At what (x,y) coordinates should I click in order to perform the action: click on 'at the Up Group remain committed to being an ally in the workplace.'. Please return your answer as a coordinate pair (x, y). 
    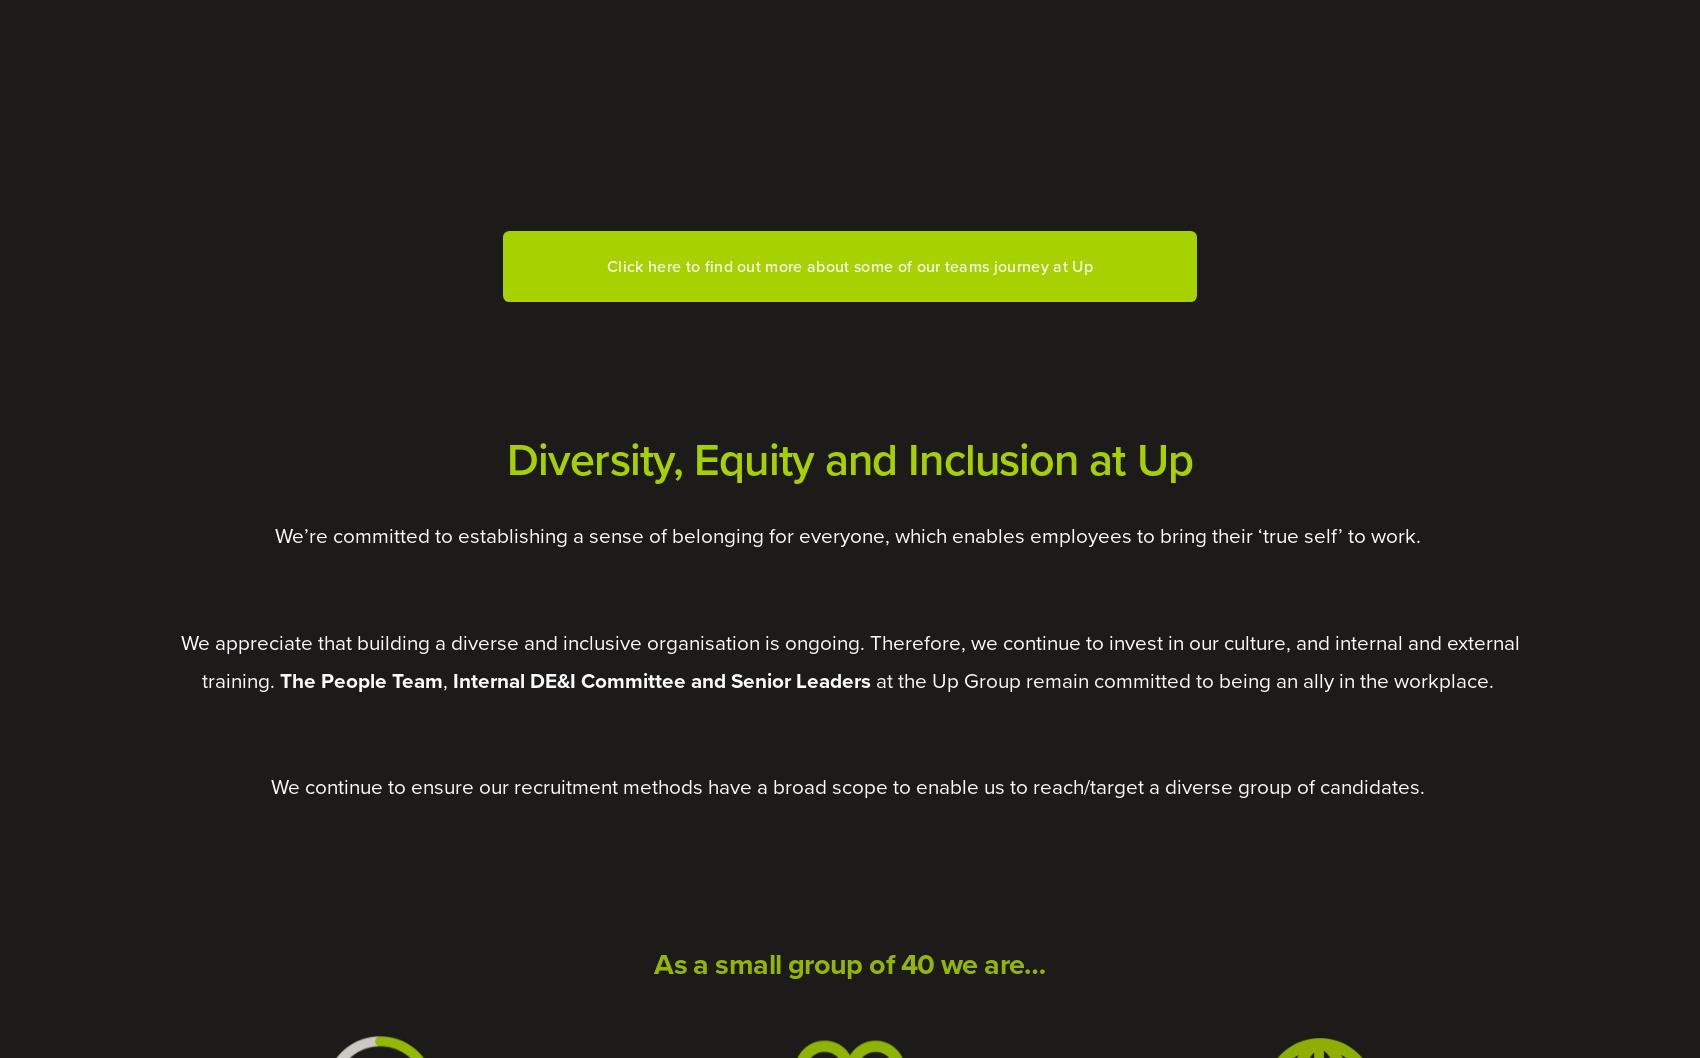
    Looking at the image, I should click on (870, 678).